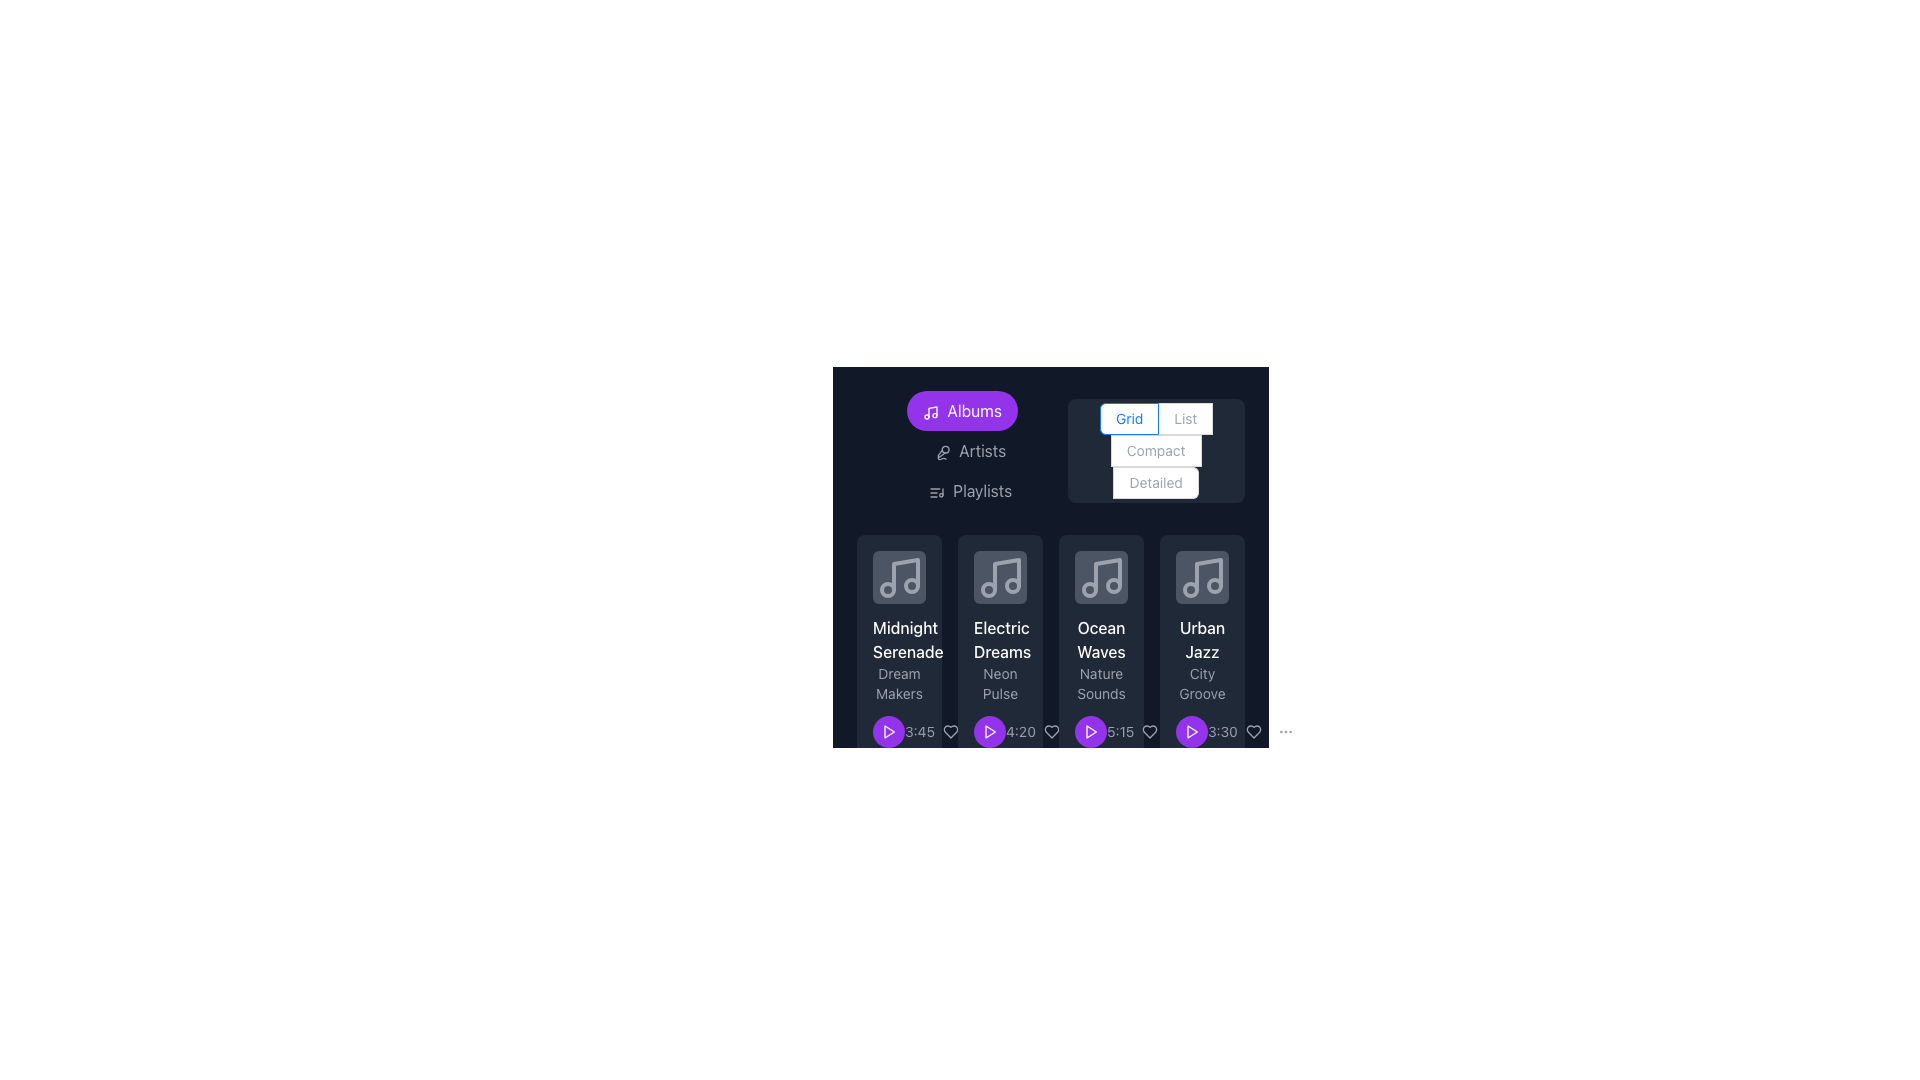 The height and width of the screenshot is (1080, 1920). Describe the element at coordinates (1201, 732) in the screenshot. I see `the interactive media button marked with a play icon and displaying '3:30' to play the associated song` at that location.